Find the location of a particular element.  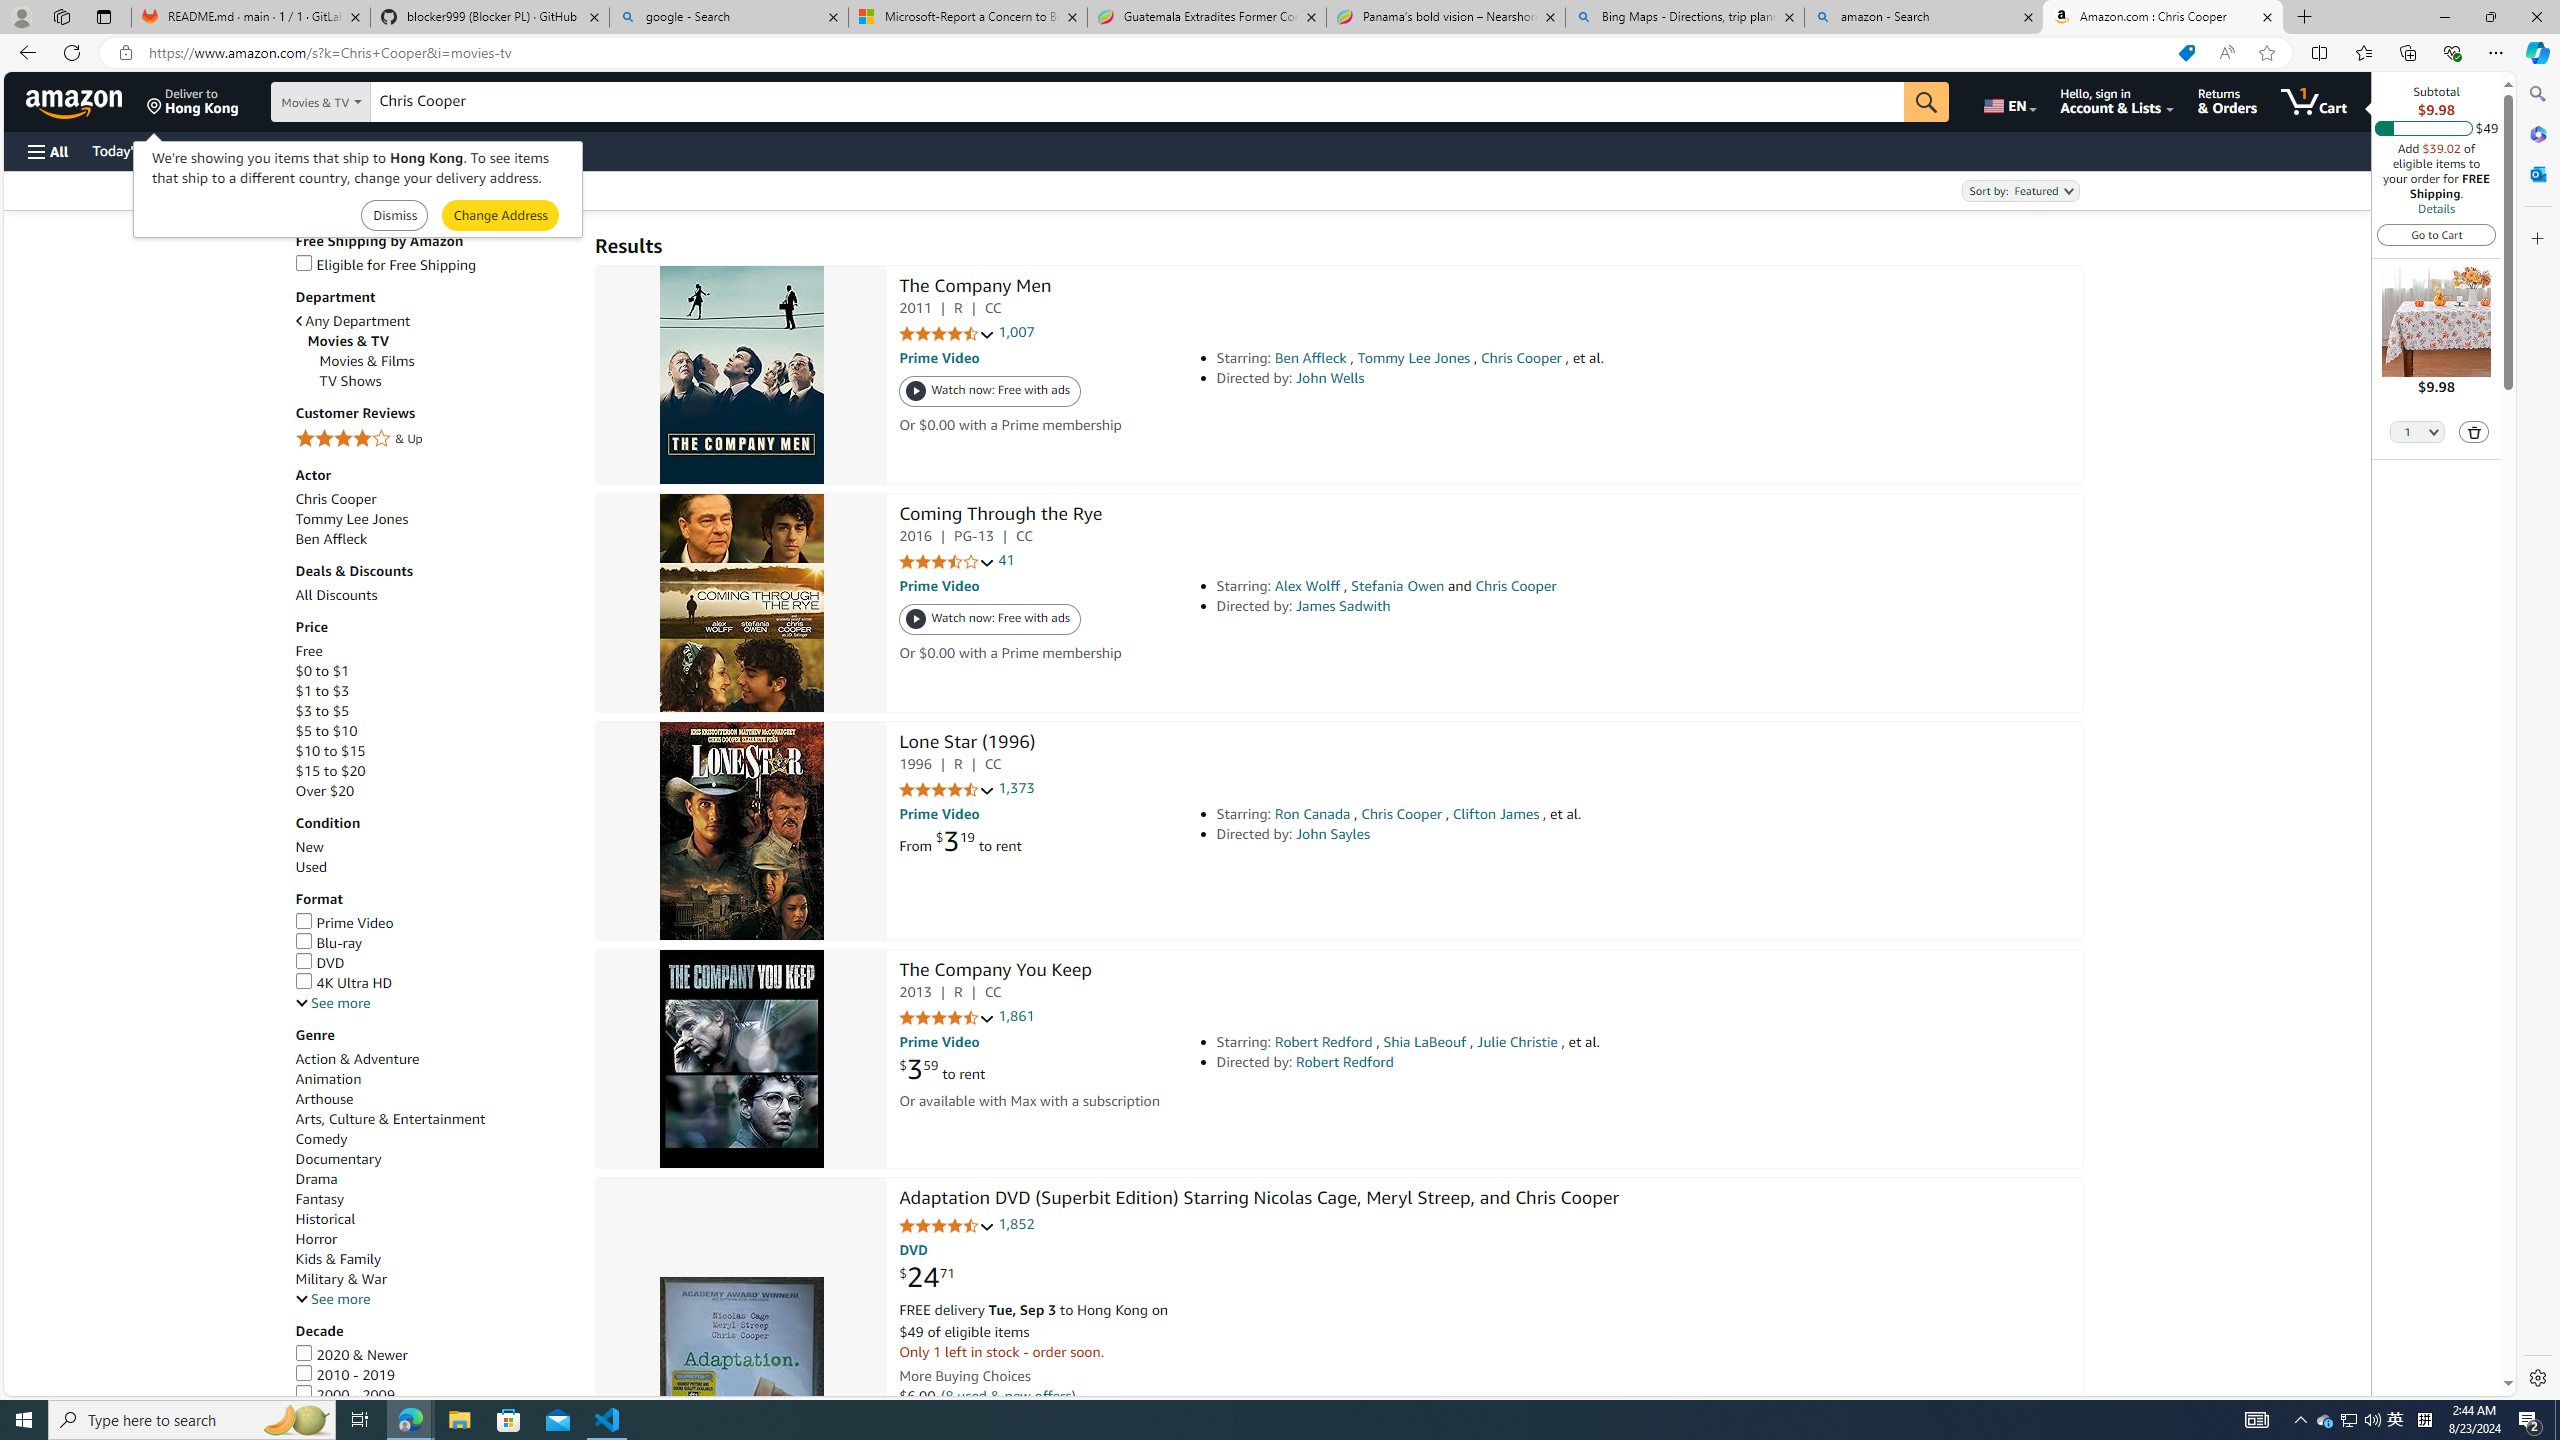

'1,861' is located at coordinates (1015, 1016).